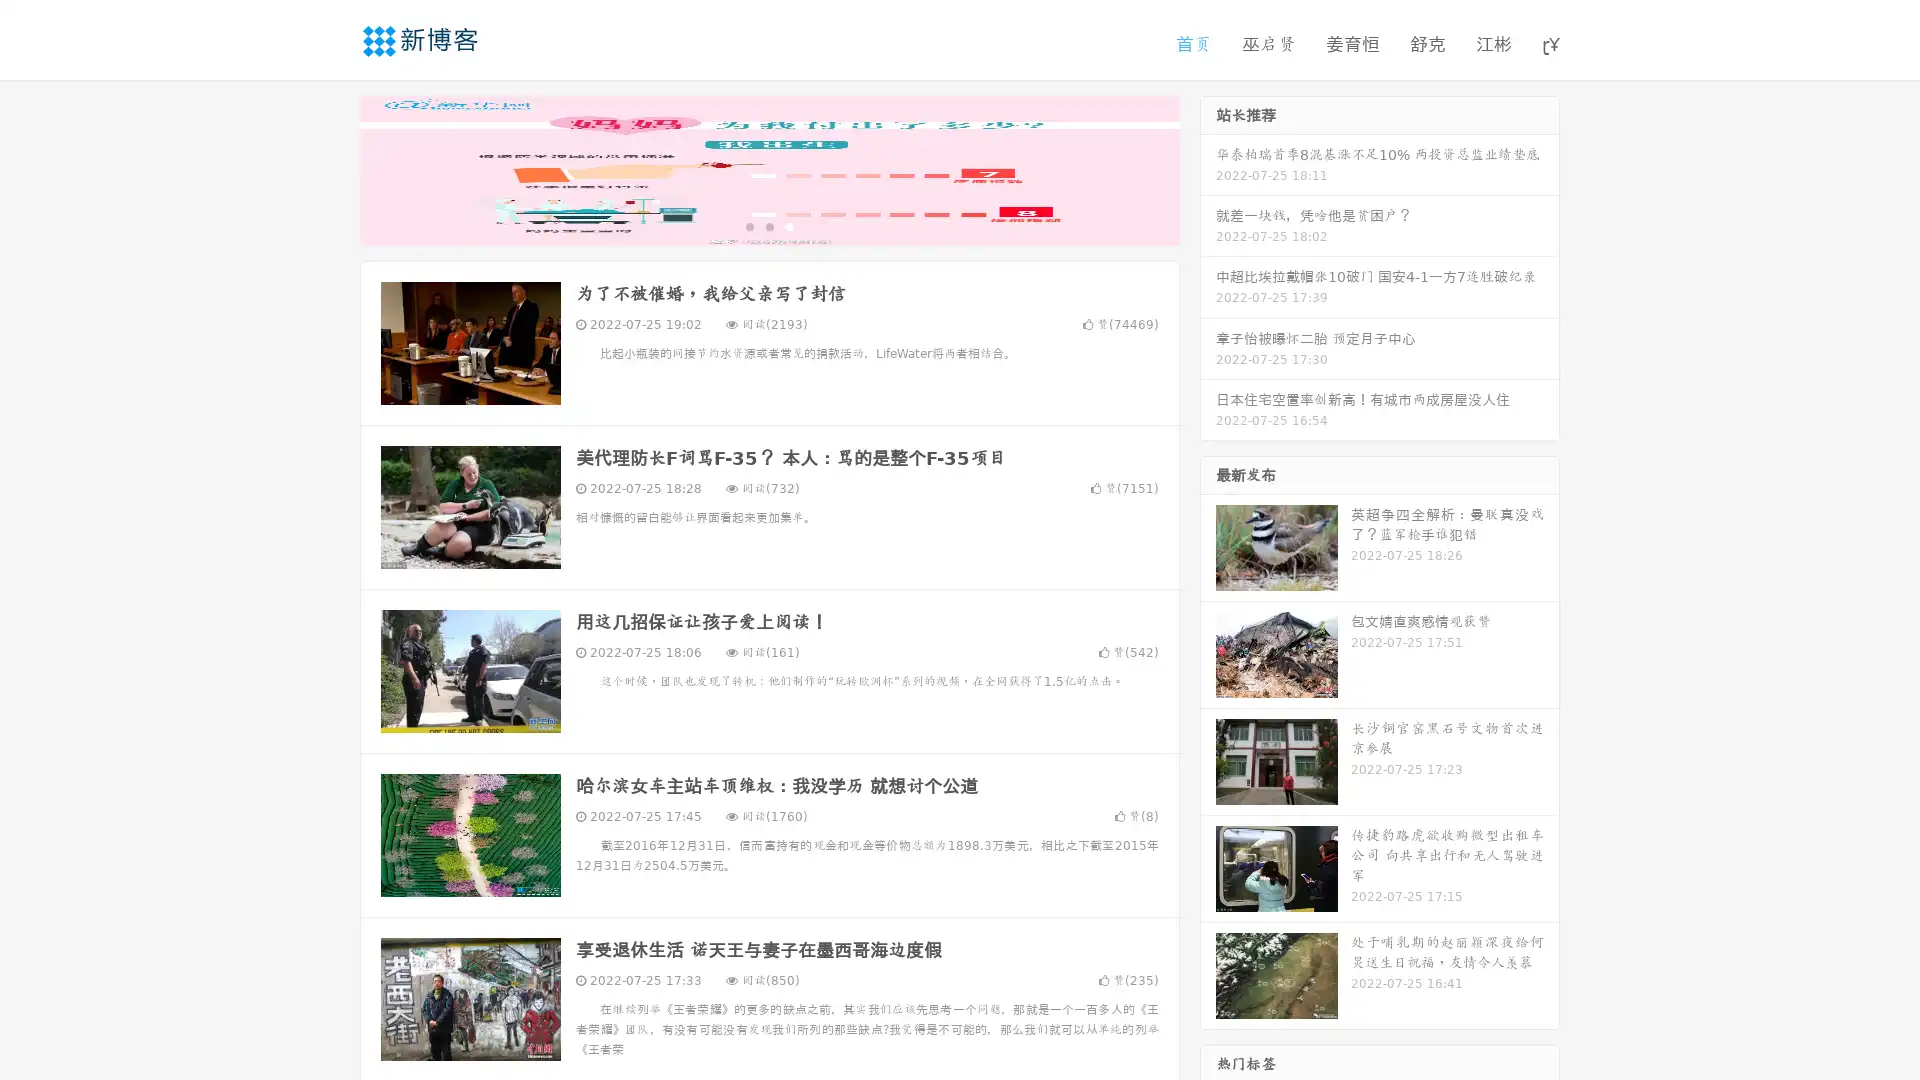 Image resolution: width=1920 pixels, height=1080 pixels. Describe the element at coordinates (768, 225) in the screenshot. I see `Go to slide 2` at that location.